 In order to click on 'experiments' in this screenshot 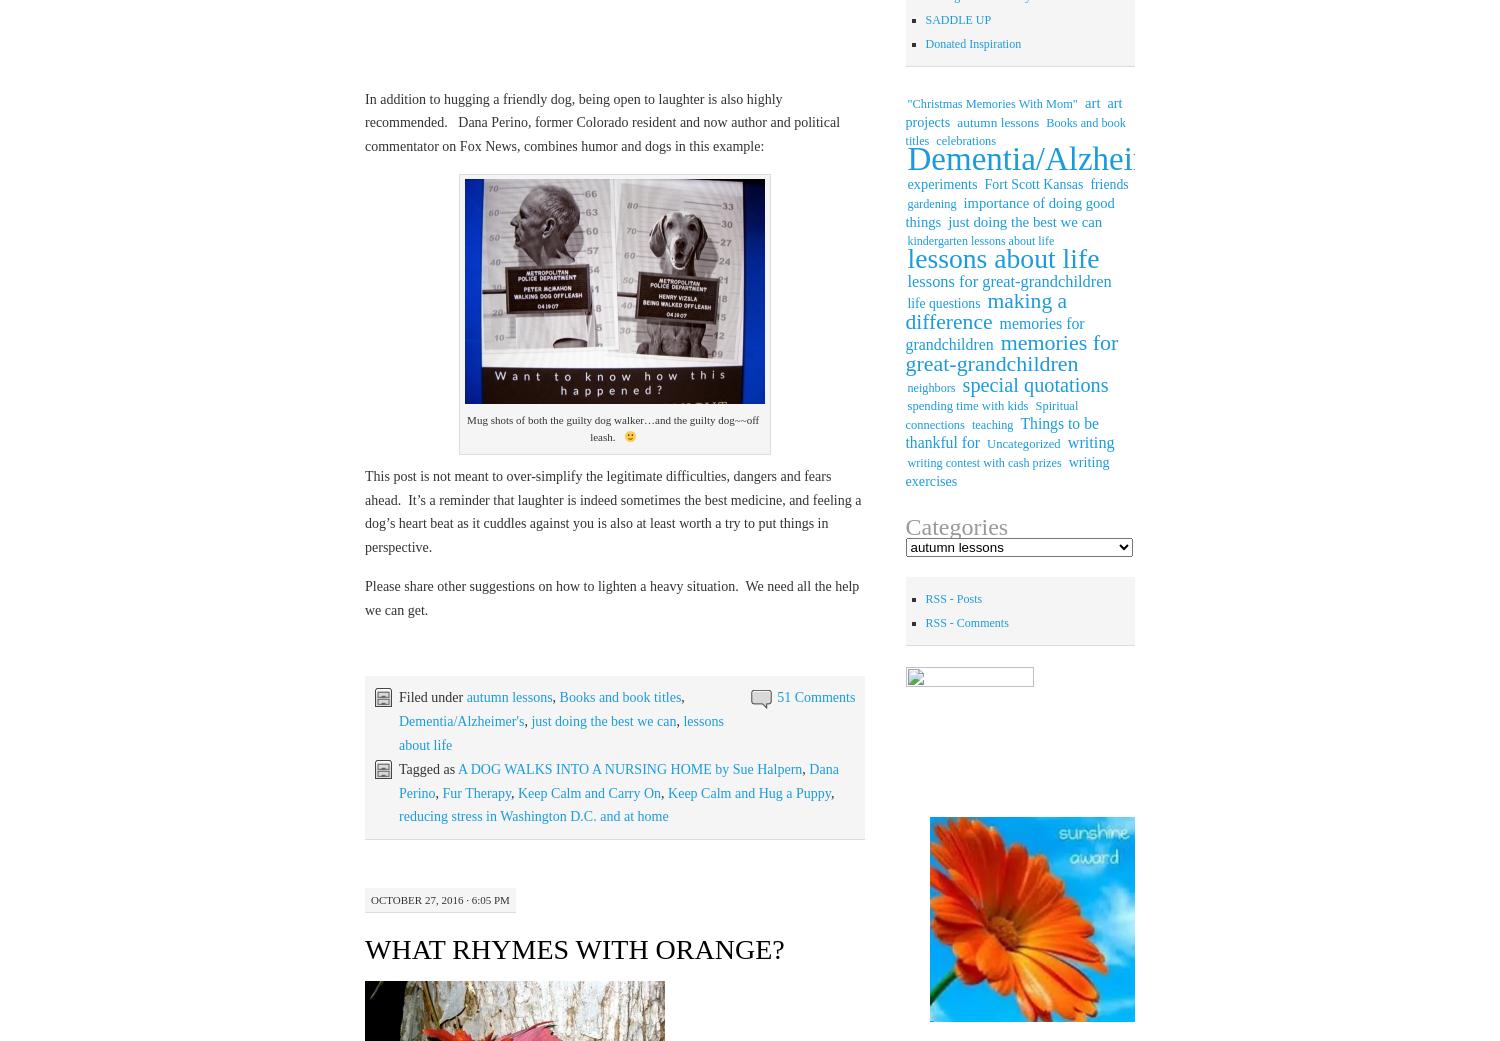, I will do `click(941, 183)`.